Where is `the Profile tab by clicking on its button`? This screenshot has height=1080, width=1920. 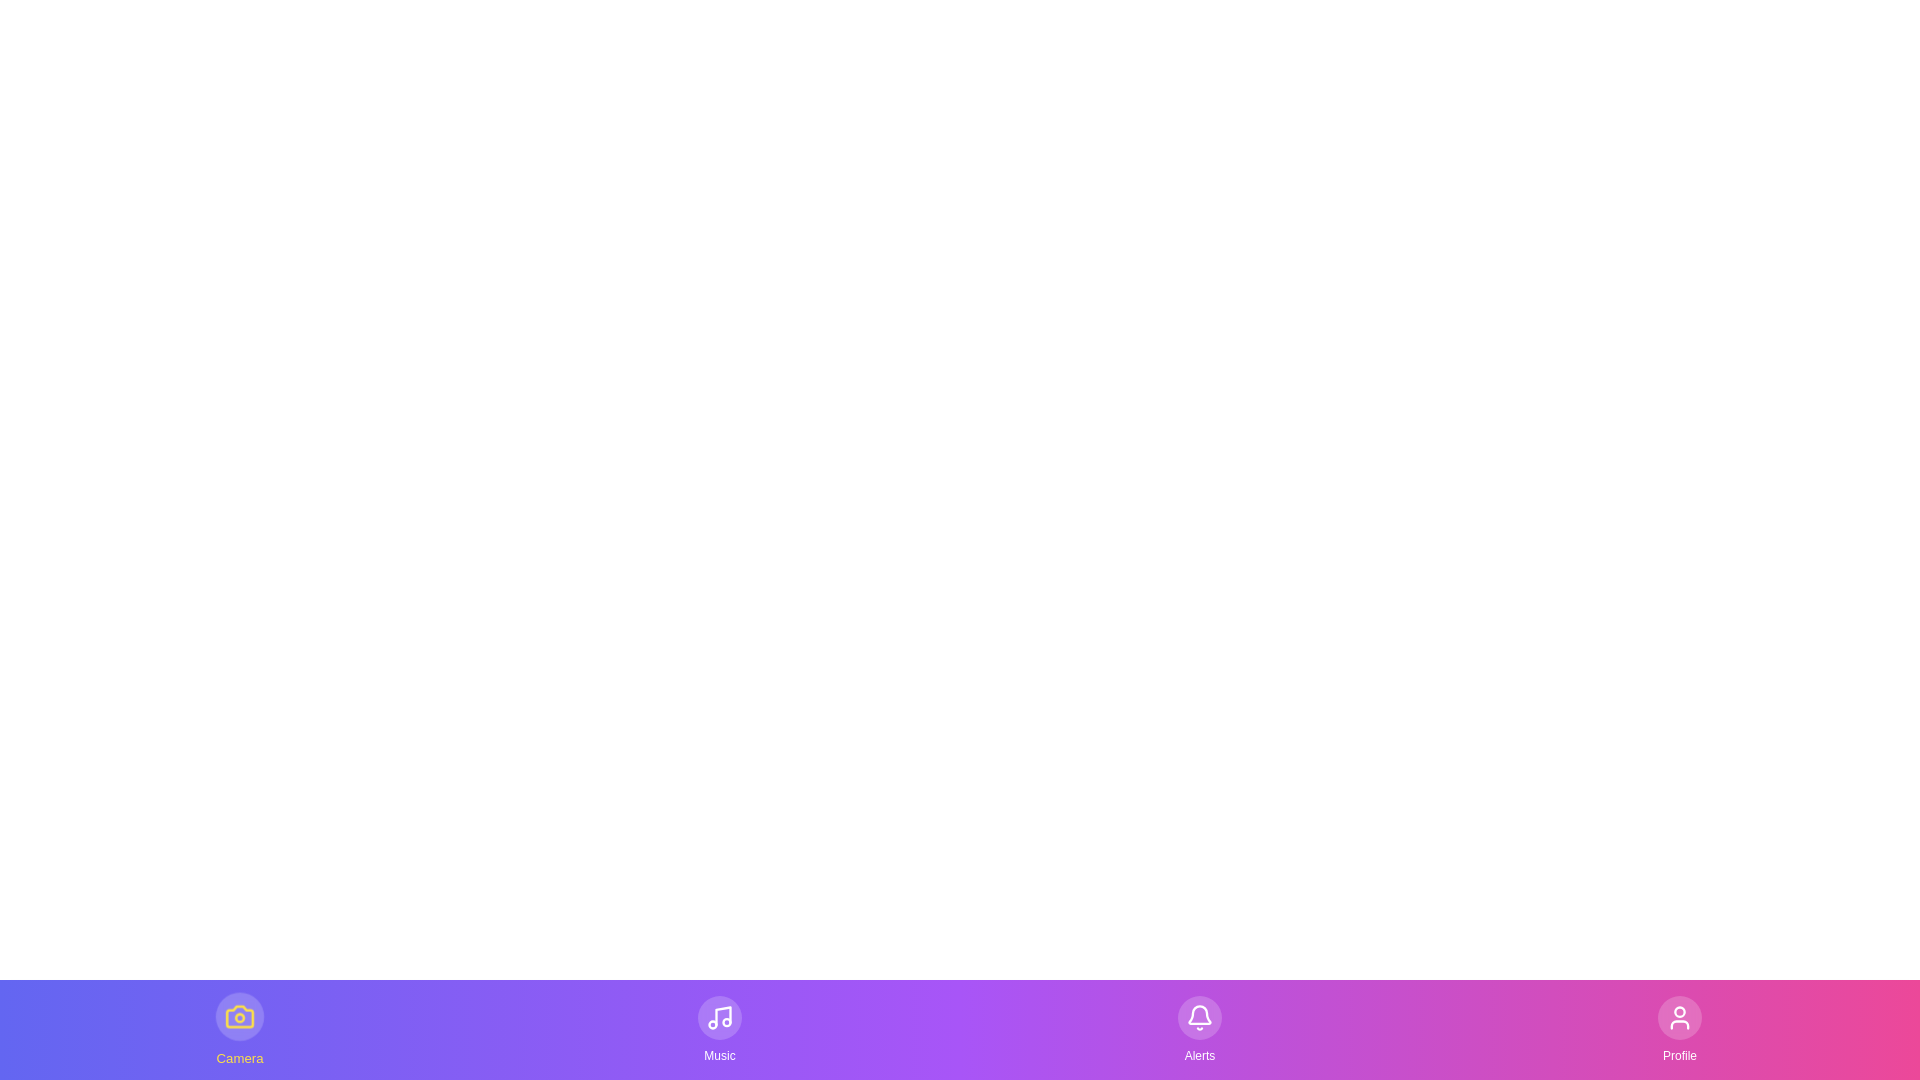
the Profile tab by clicking on its button is located at coordinates (1680, 1029).